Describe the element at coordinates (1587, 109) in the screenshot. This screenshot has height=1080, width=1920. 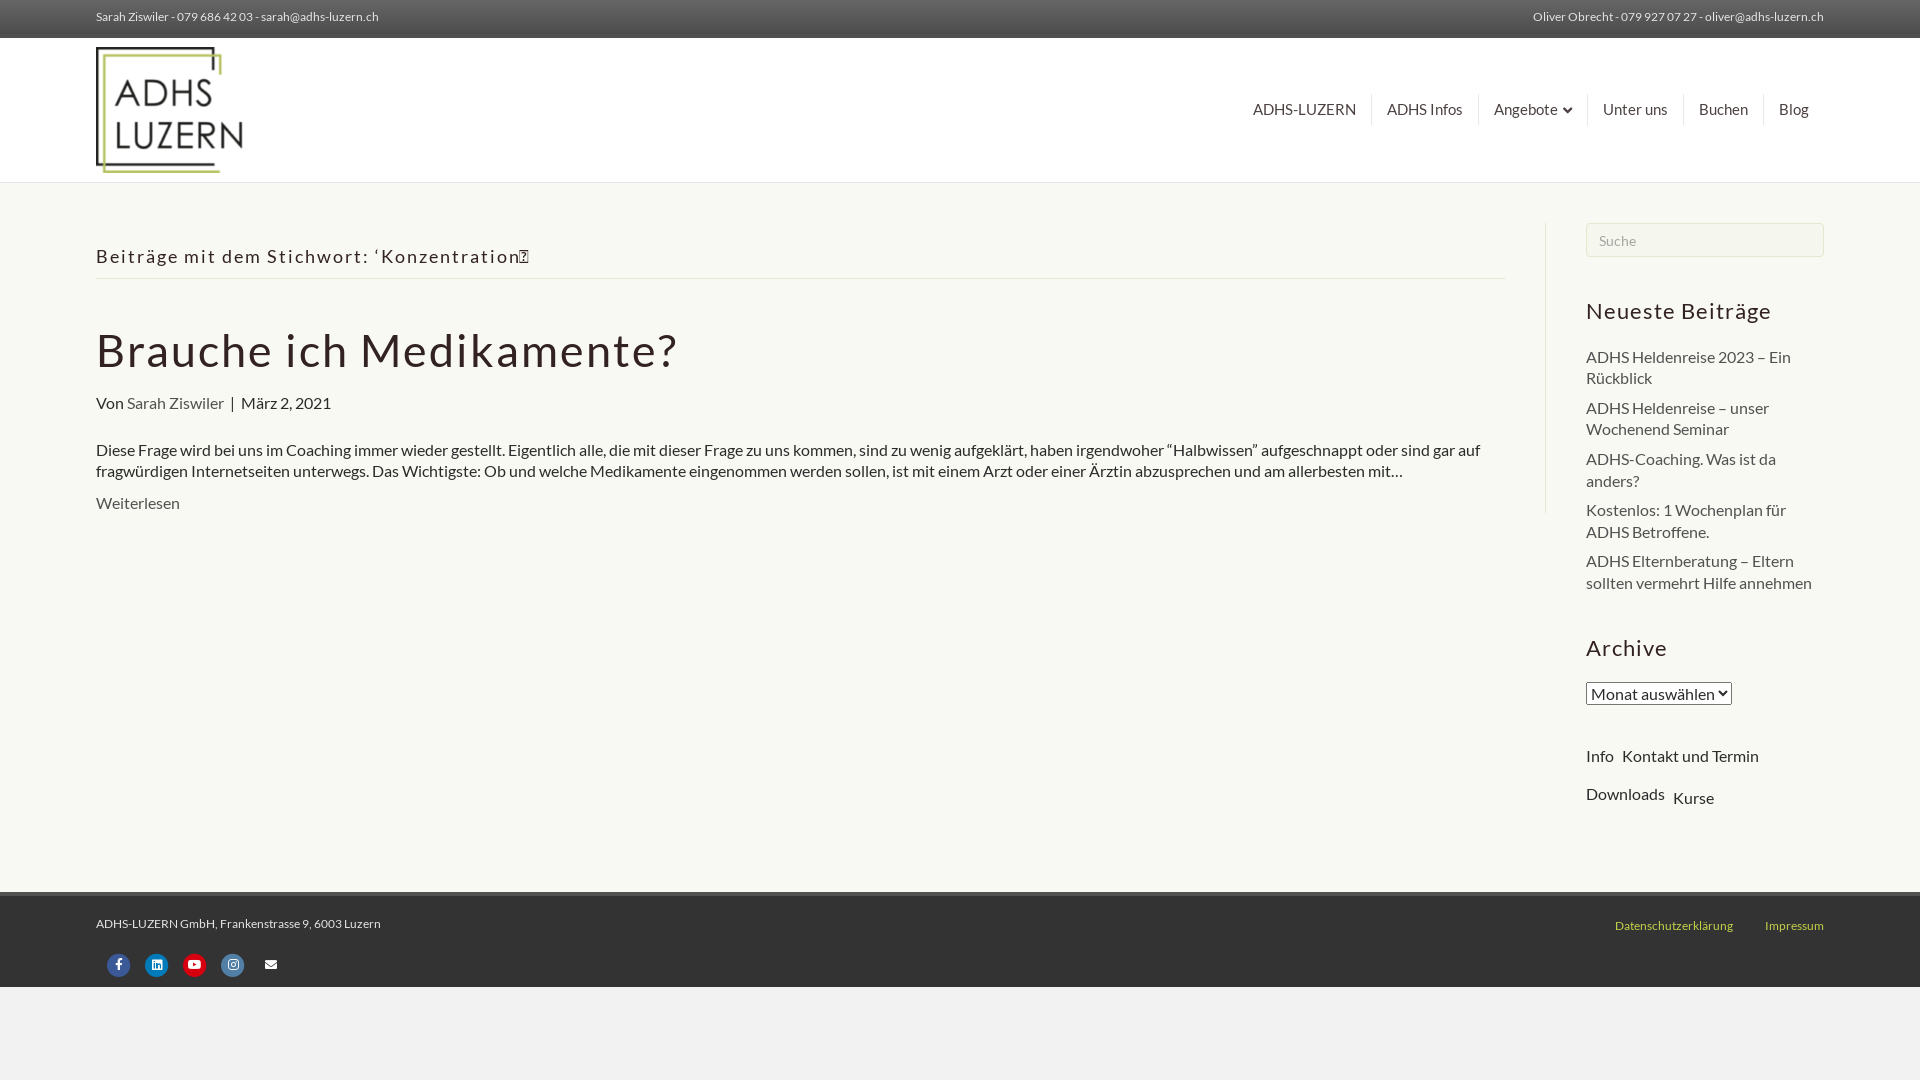
I see `'Unter uns'` at that location.